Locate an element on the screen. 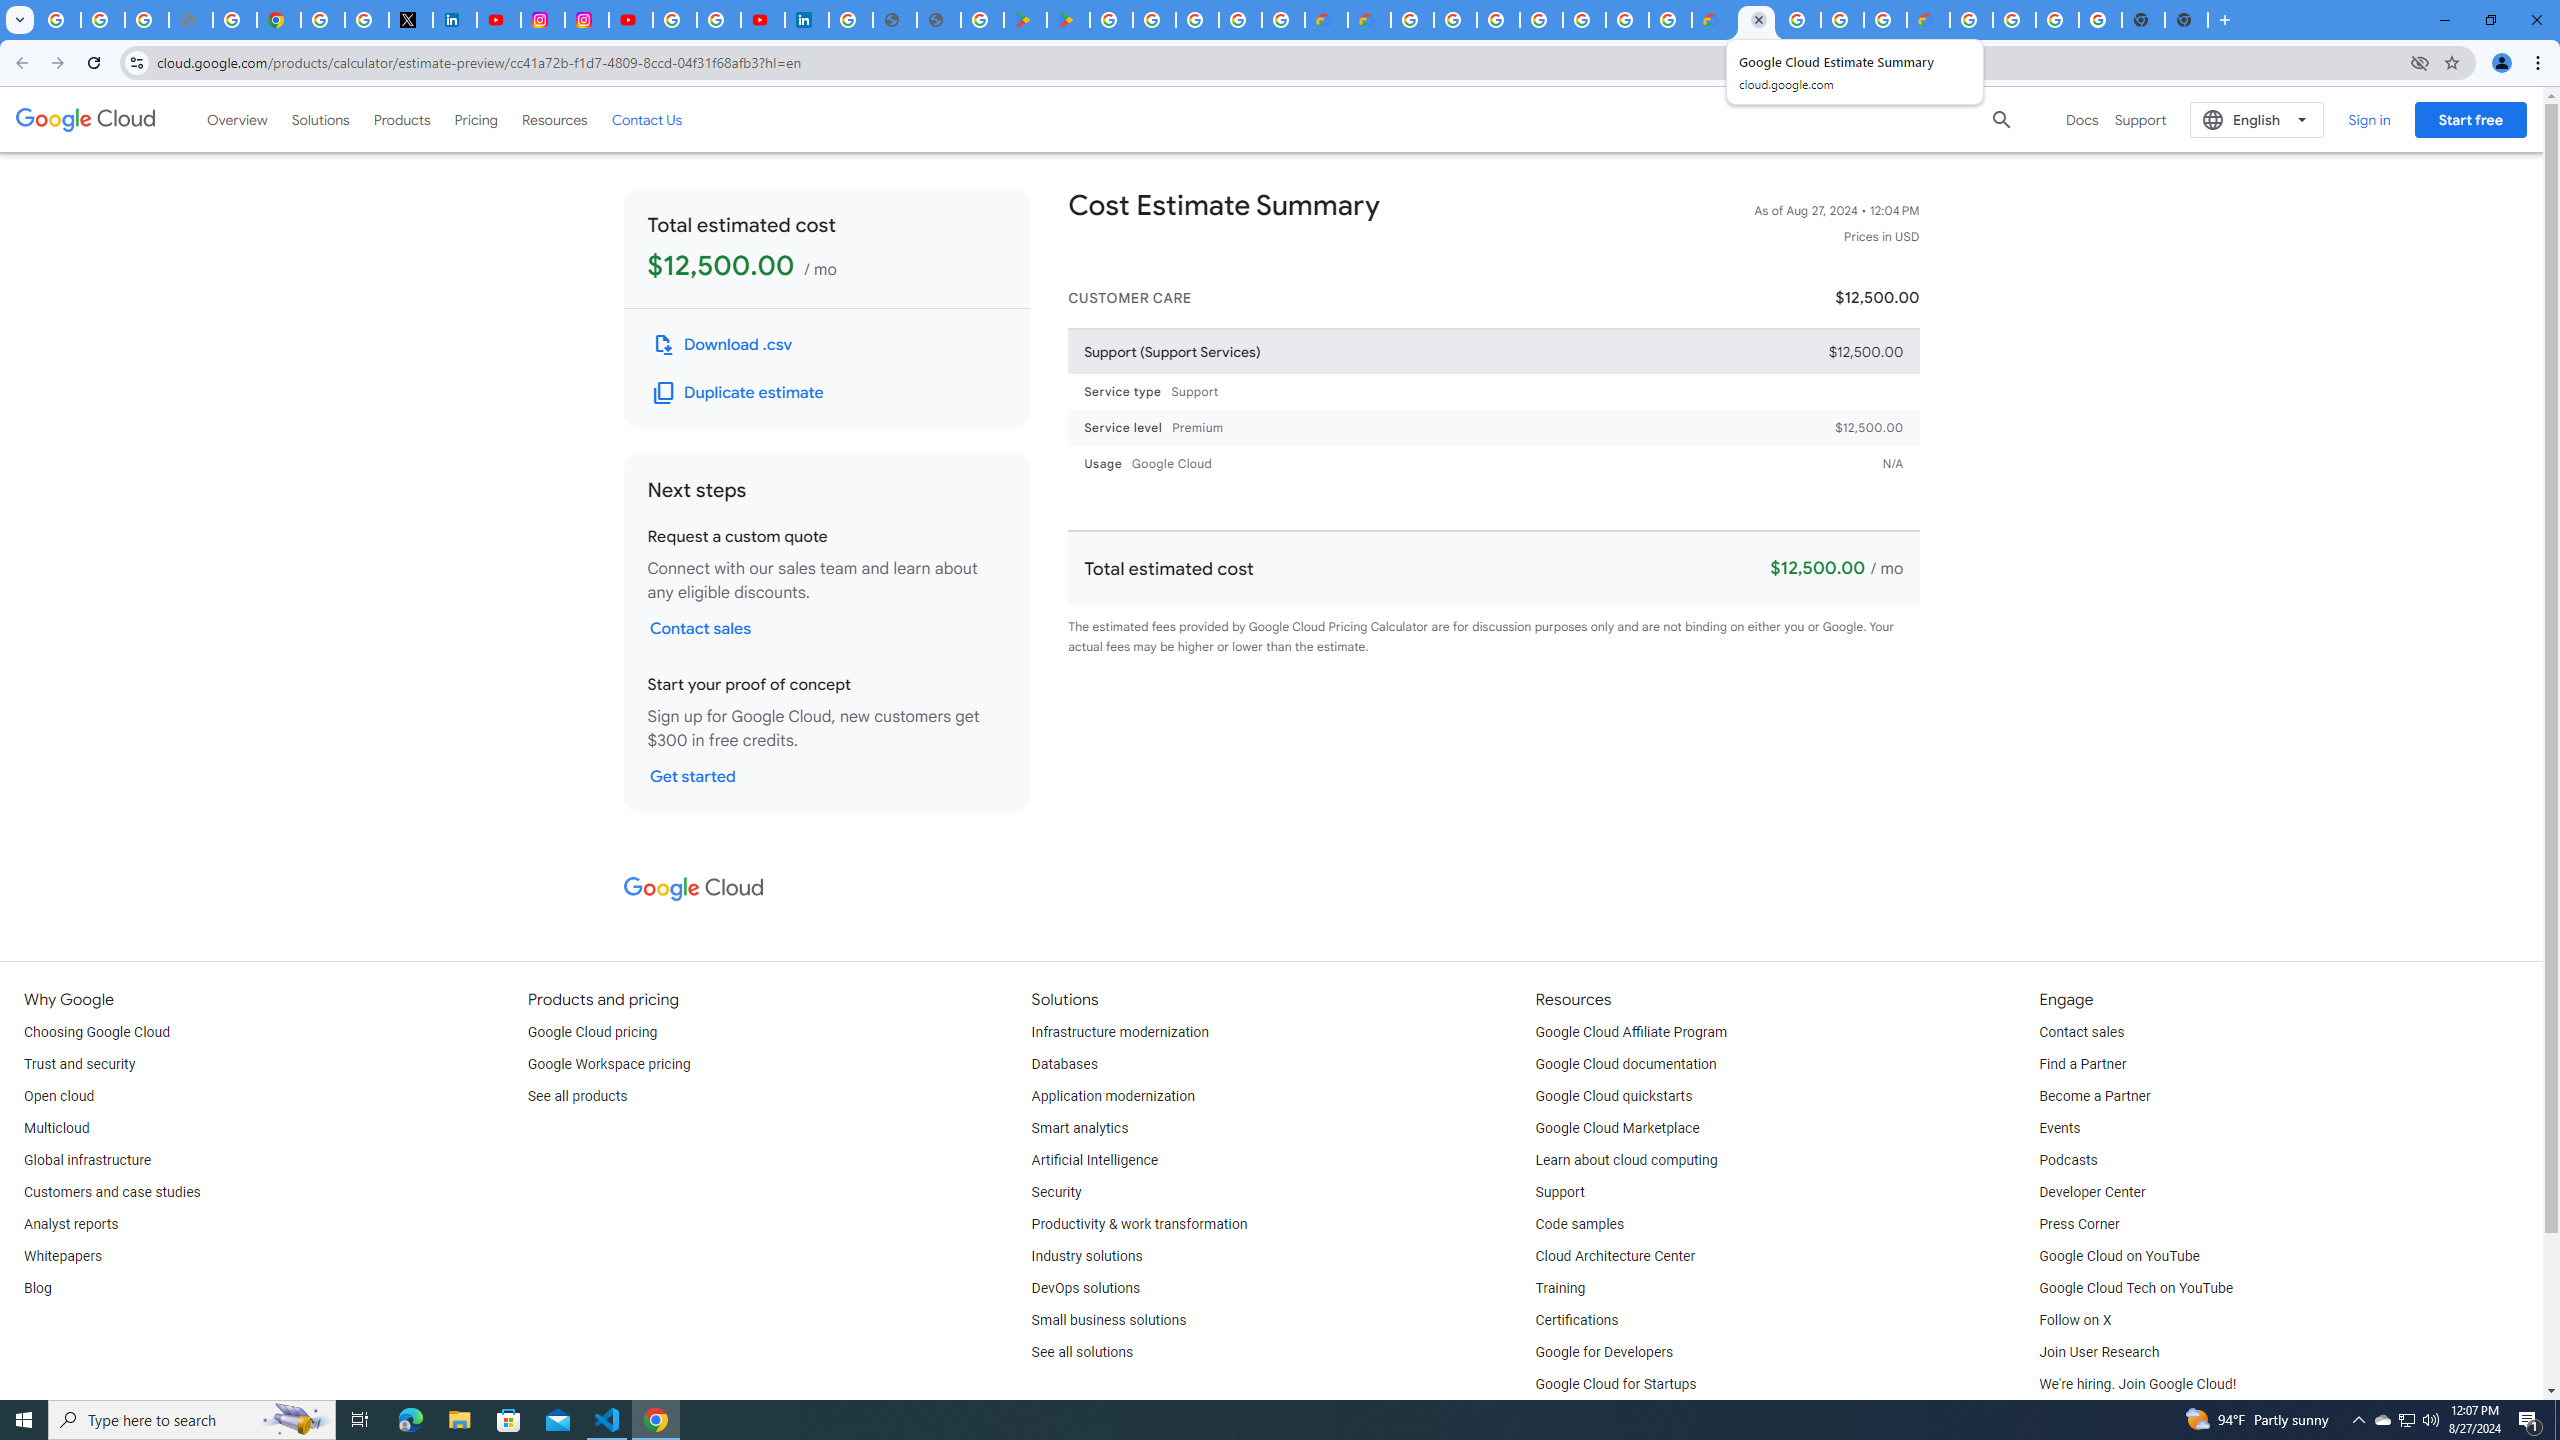 The height and width of the screenshot is (1440, 2560). 'Small business solutions' is located at coordinates (1108, 1320).